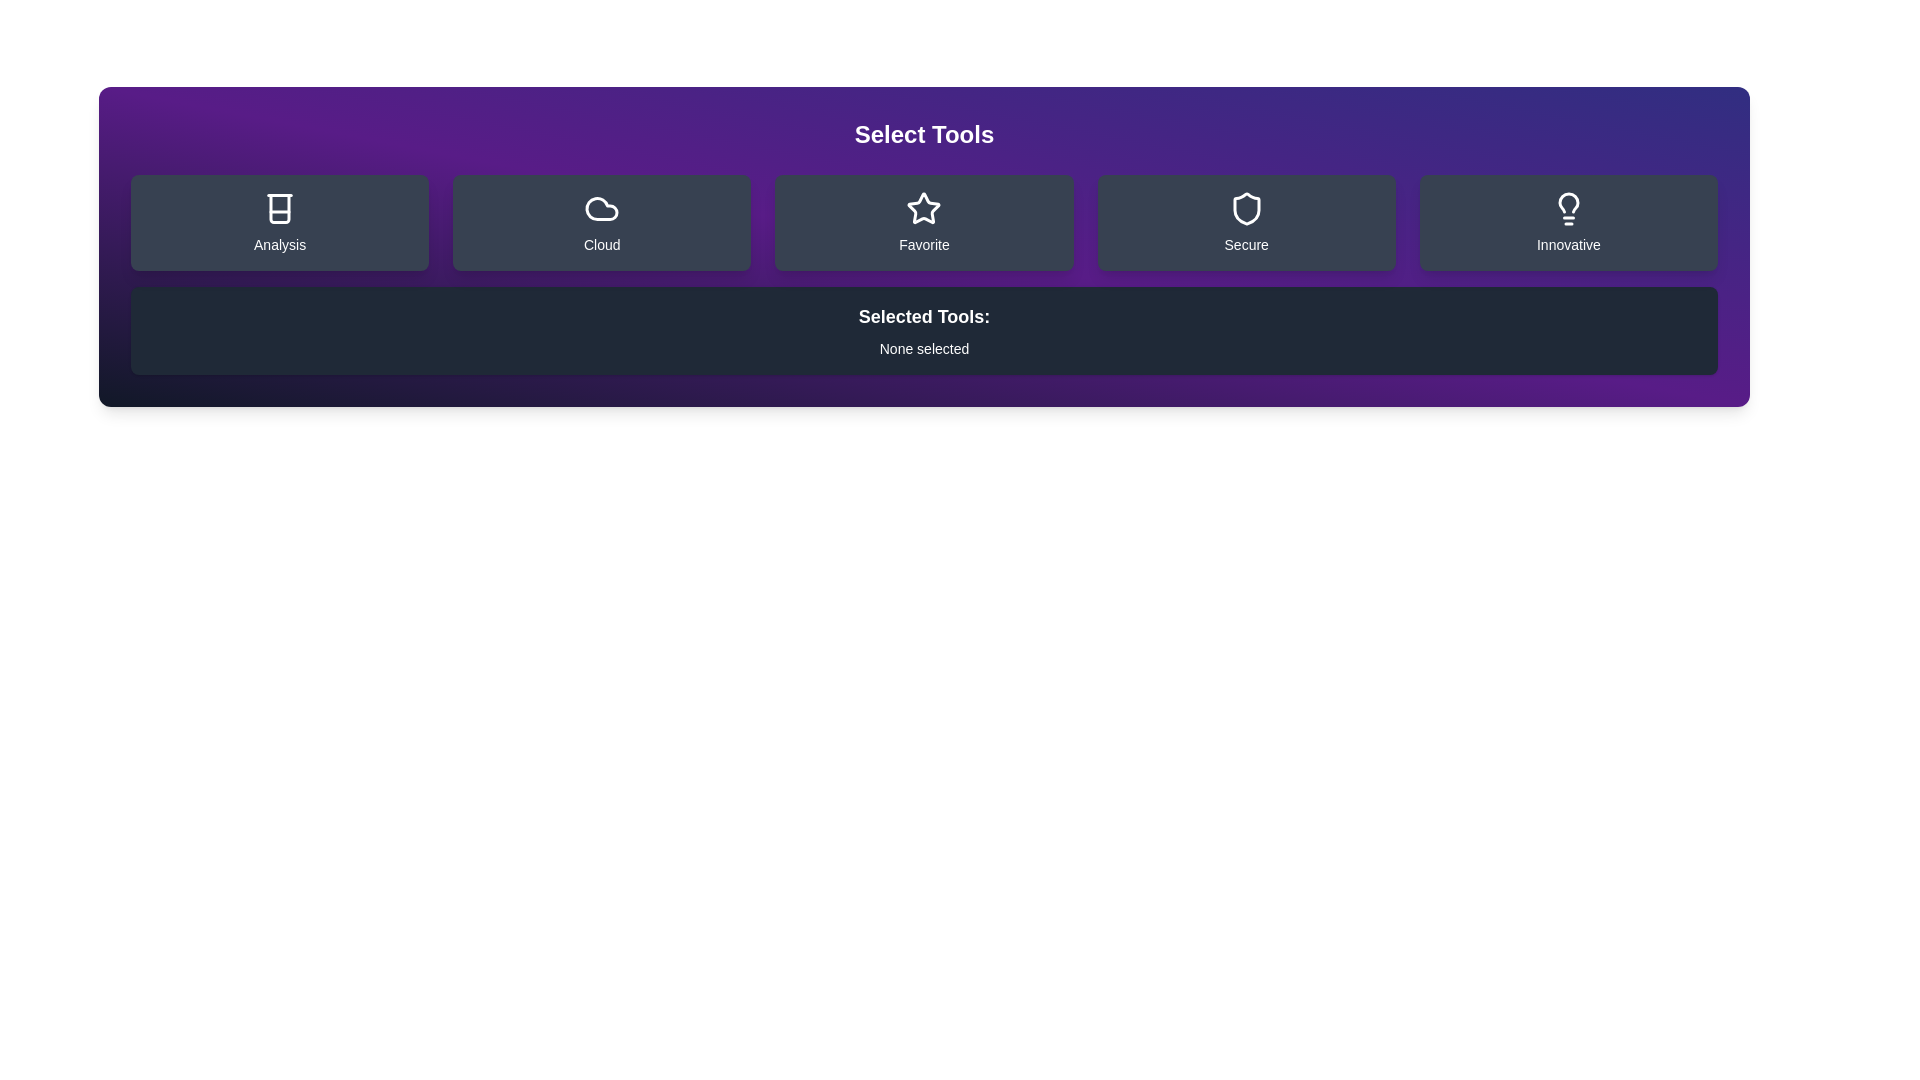 The width and height of the screenshot is (1920, 1080). I want to click on the shield icon, which is a white outline inside a dark gray rectangular button labeled 'Secure', located centrally within the fourth button of a horizontal toolbar, so click(1245, 208).